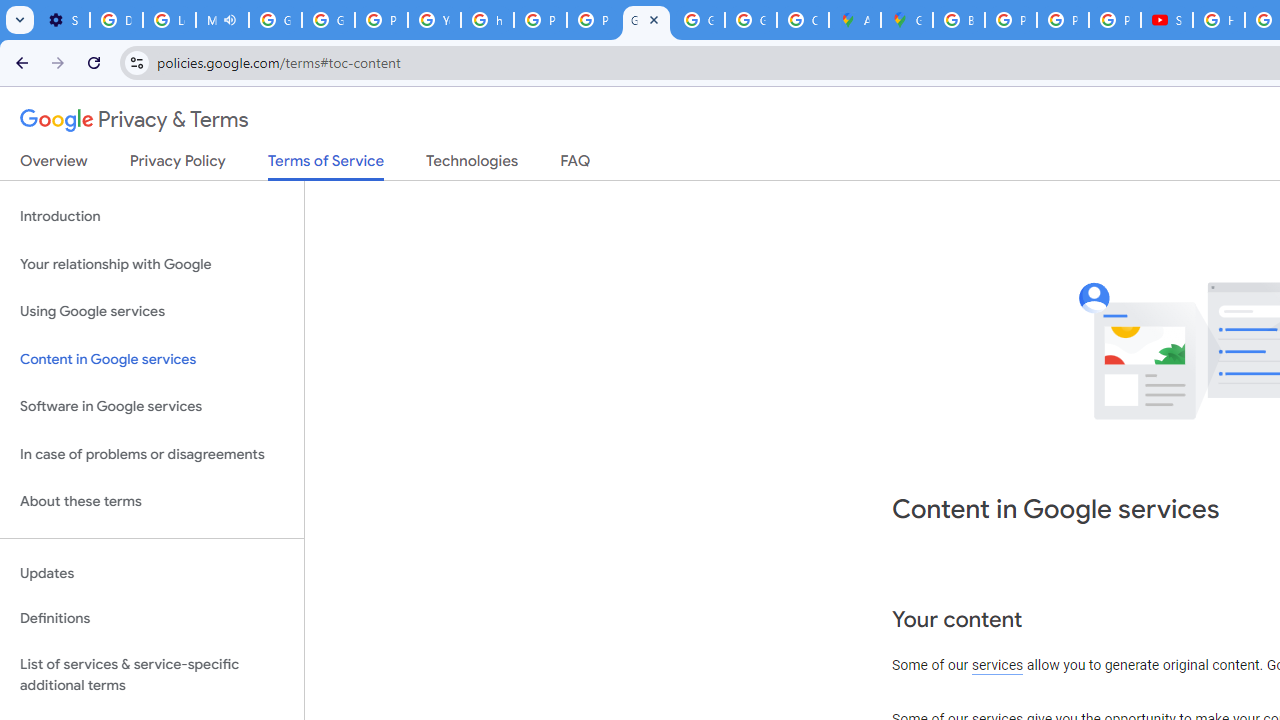 This screenshot has height=720, width=1280. Describe the element at coordinates (1010, 20) in the screenshot. I see `'Privacy Help Center - Policies Help'` at that location.